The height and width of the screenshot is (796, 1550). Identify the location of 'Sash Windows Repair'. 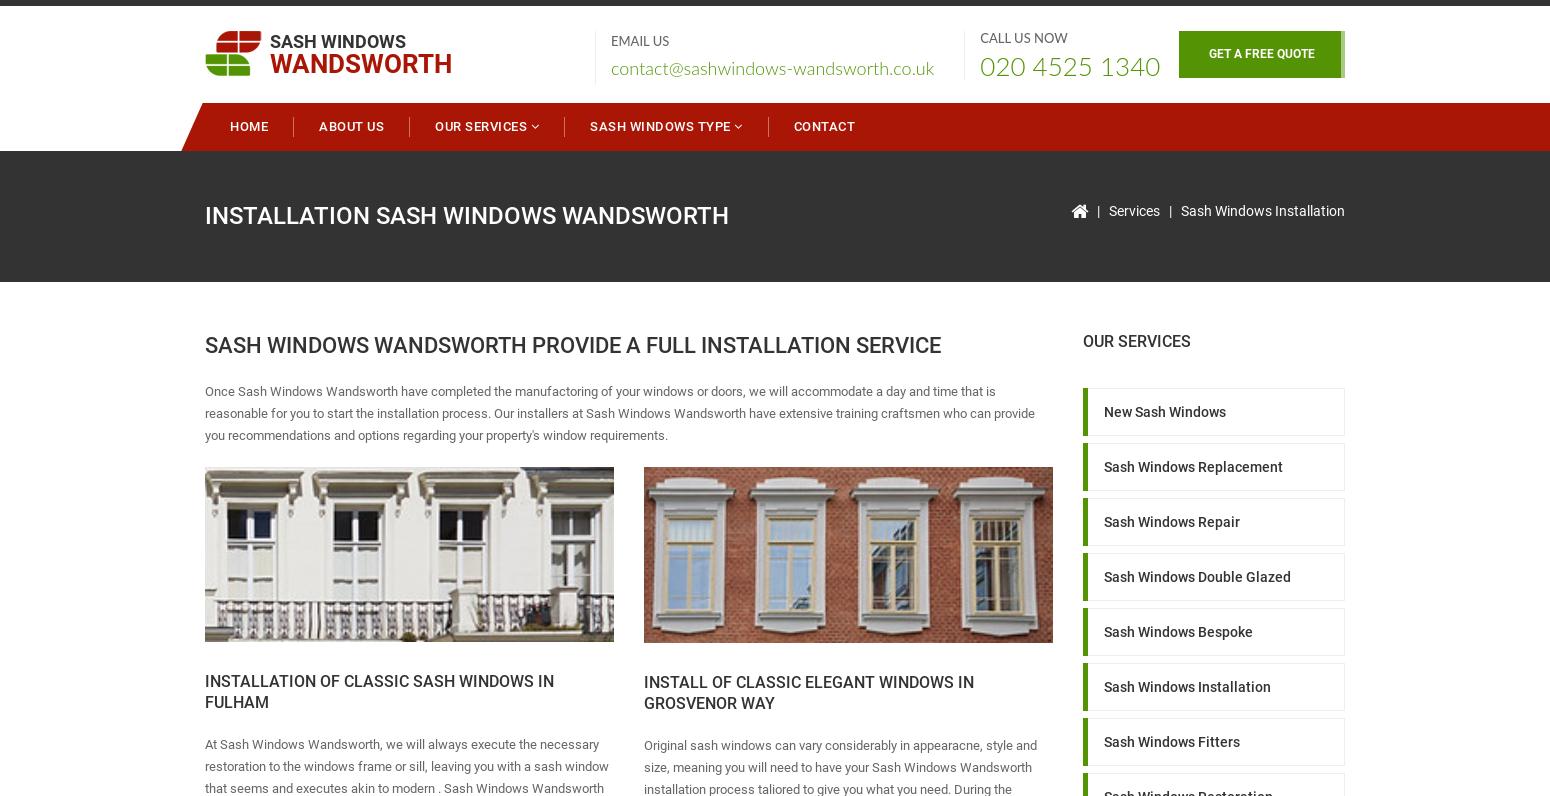
(1101, 520).